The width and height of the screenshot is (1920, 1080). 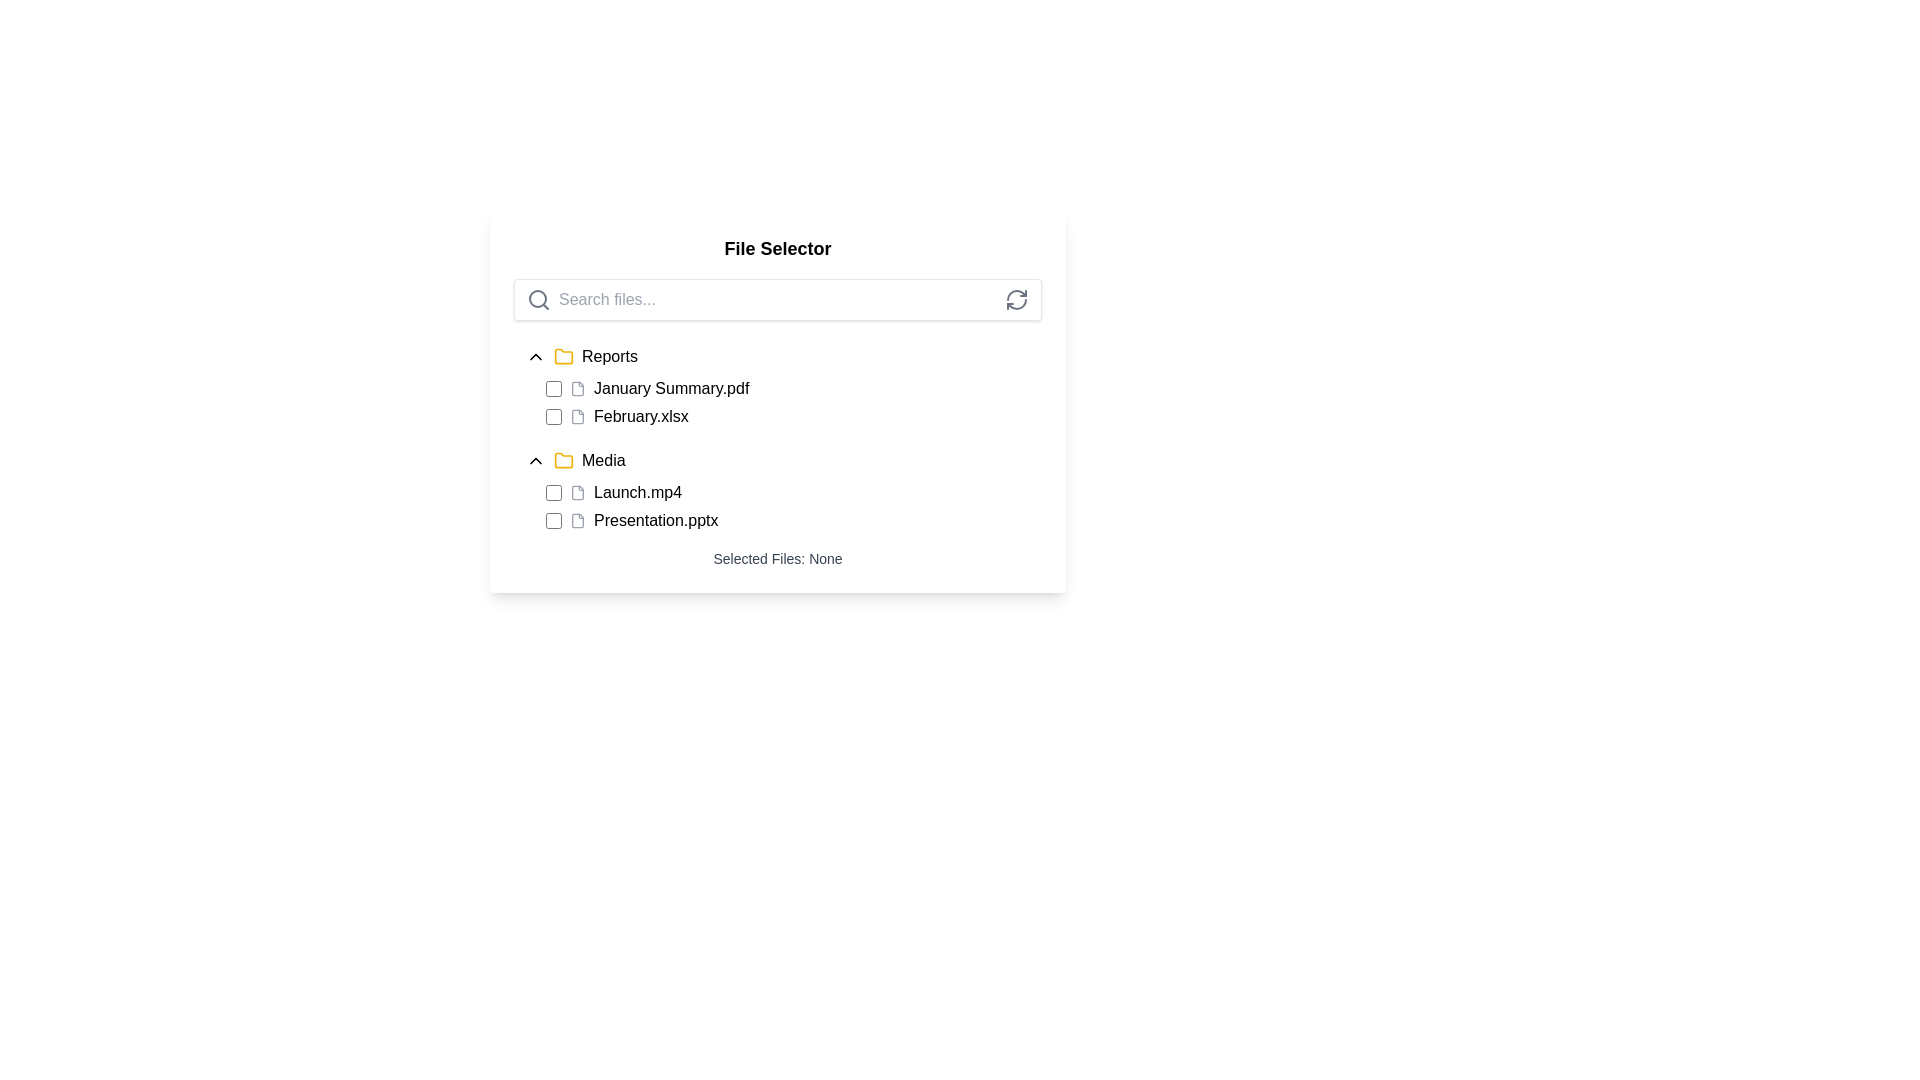 I want to click on the 'Media' folder row in the file selector interface, which is identified by its yellow folder icon and downward chevron symbol, located between the 'Reports' folder and the file rows 'Launch.mp4' and 'Presentation.pptx', so click(x=776, y=461).